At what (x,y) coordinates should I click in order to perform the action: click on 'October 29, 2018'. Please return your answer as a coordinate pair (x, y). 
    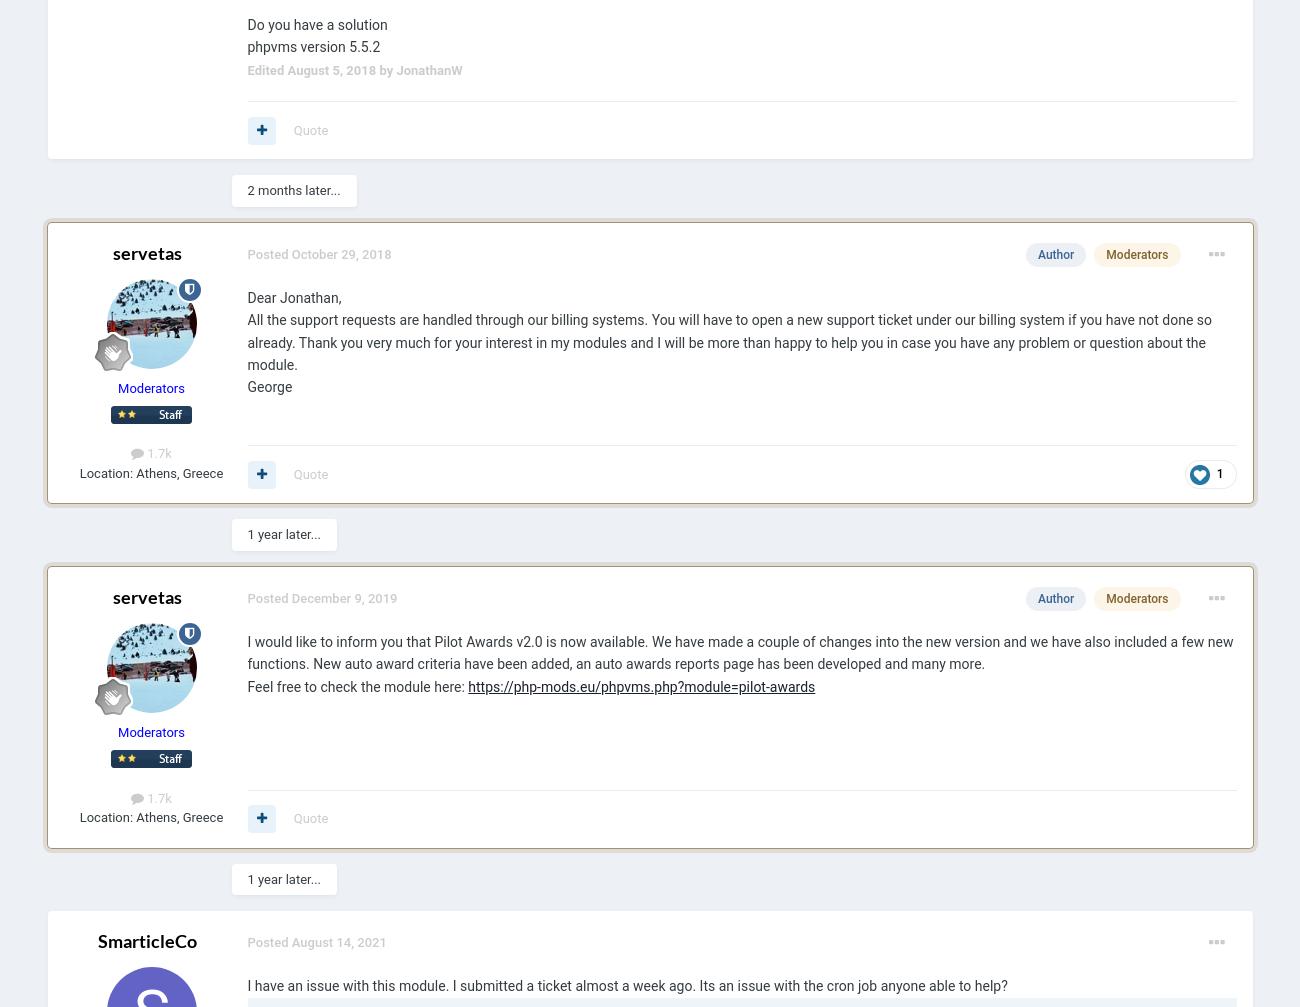
    Looking at the image, I should click on (339, 253).